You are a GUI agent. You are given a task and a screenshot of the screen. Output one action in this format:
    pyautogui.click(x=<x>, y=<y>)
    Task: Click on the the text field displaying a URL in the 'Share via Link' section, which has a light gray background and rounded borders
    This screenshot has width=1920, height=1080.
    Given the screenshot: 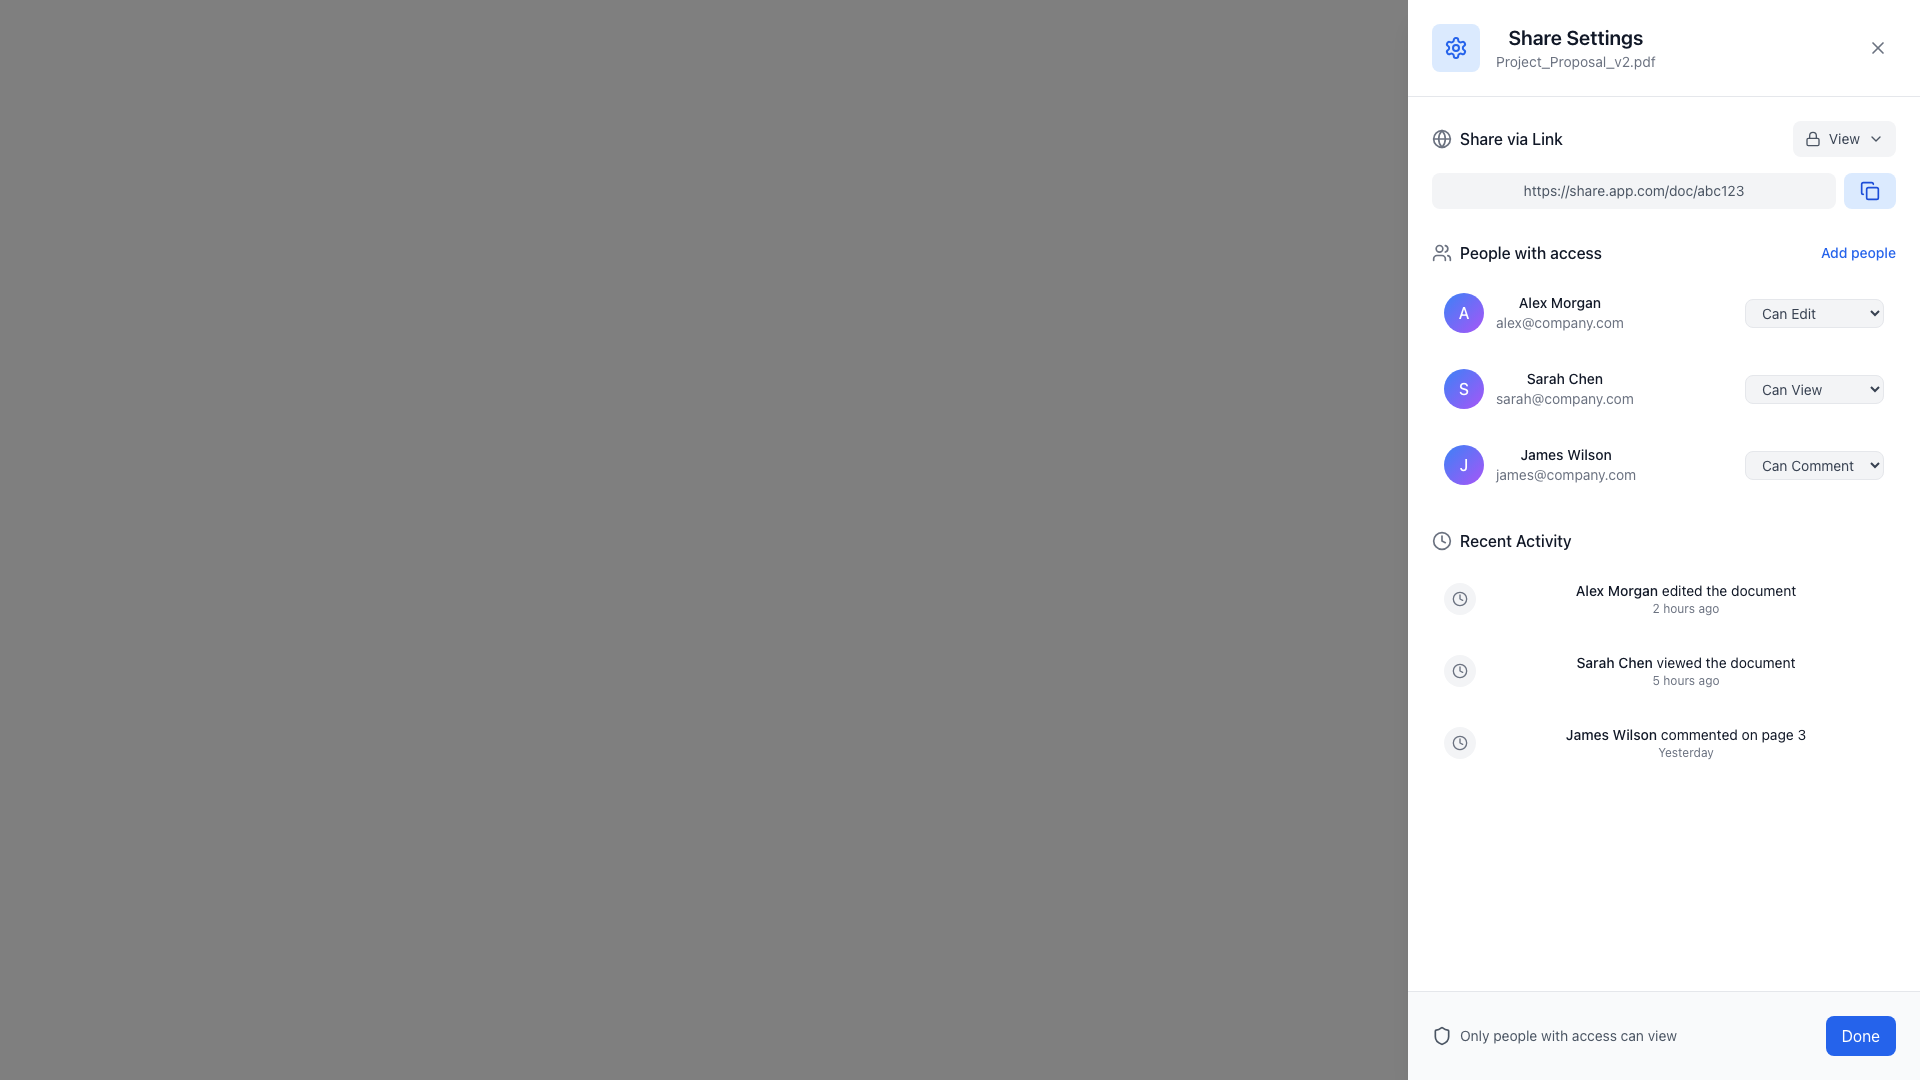 What is the action you would take?
    pyautogui.click(x=1664, y=191)
    